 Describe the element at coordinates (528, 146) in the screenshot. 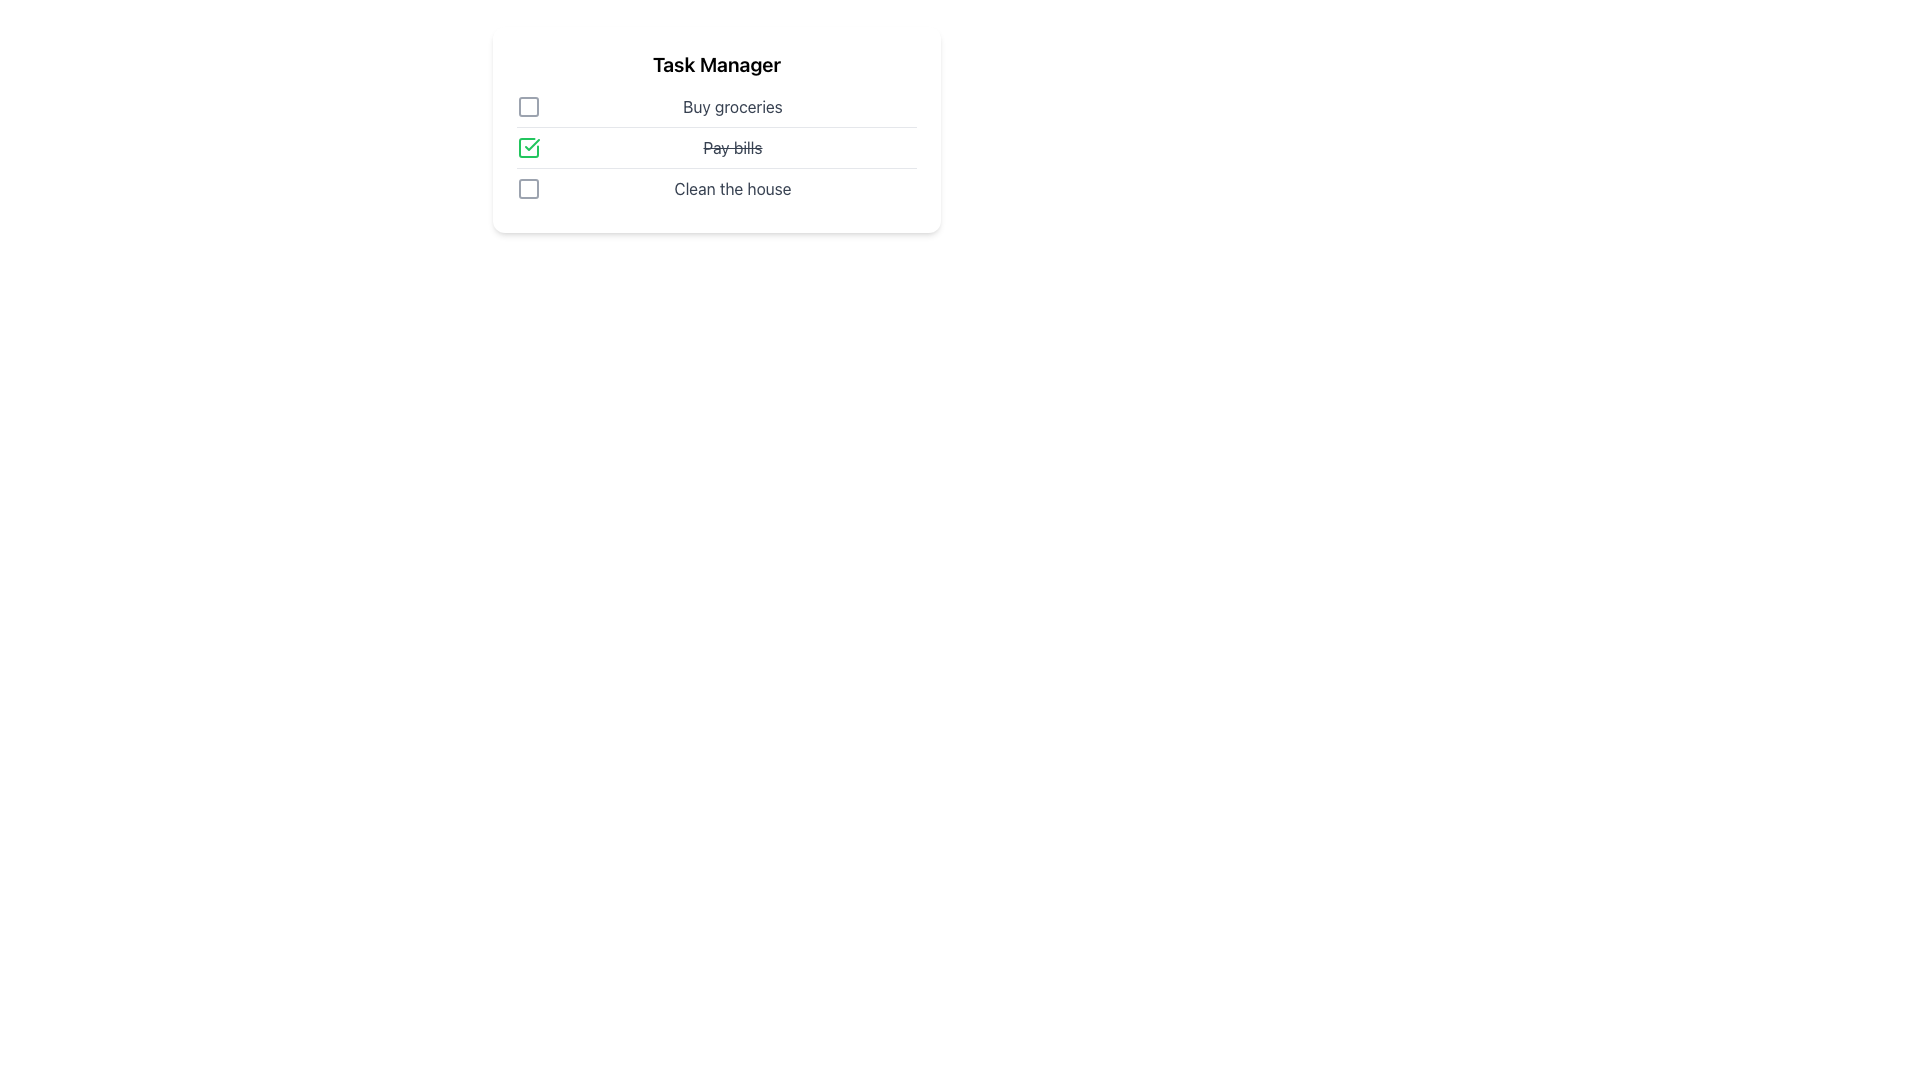

I see `the 'Pay bills' checkbox` at that location.